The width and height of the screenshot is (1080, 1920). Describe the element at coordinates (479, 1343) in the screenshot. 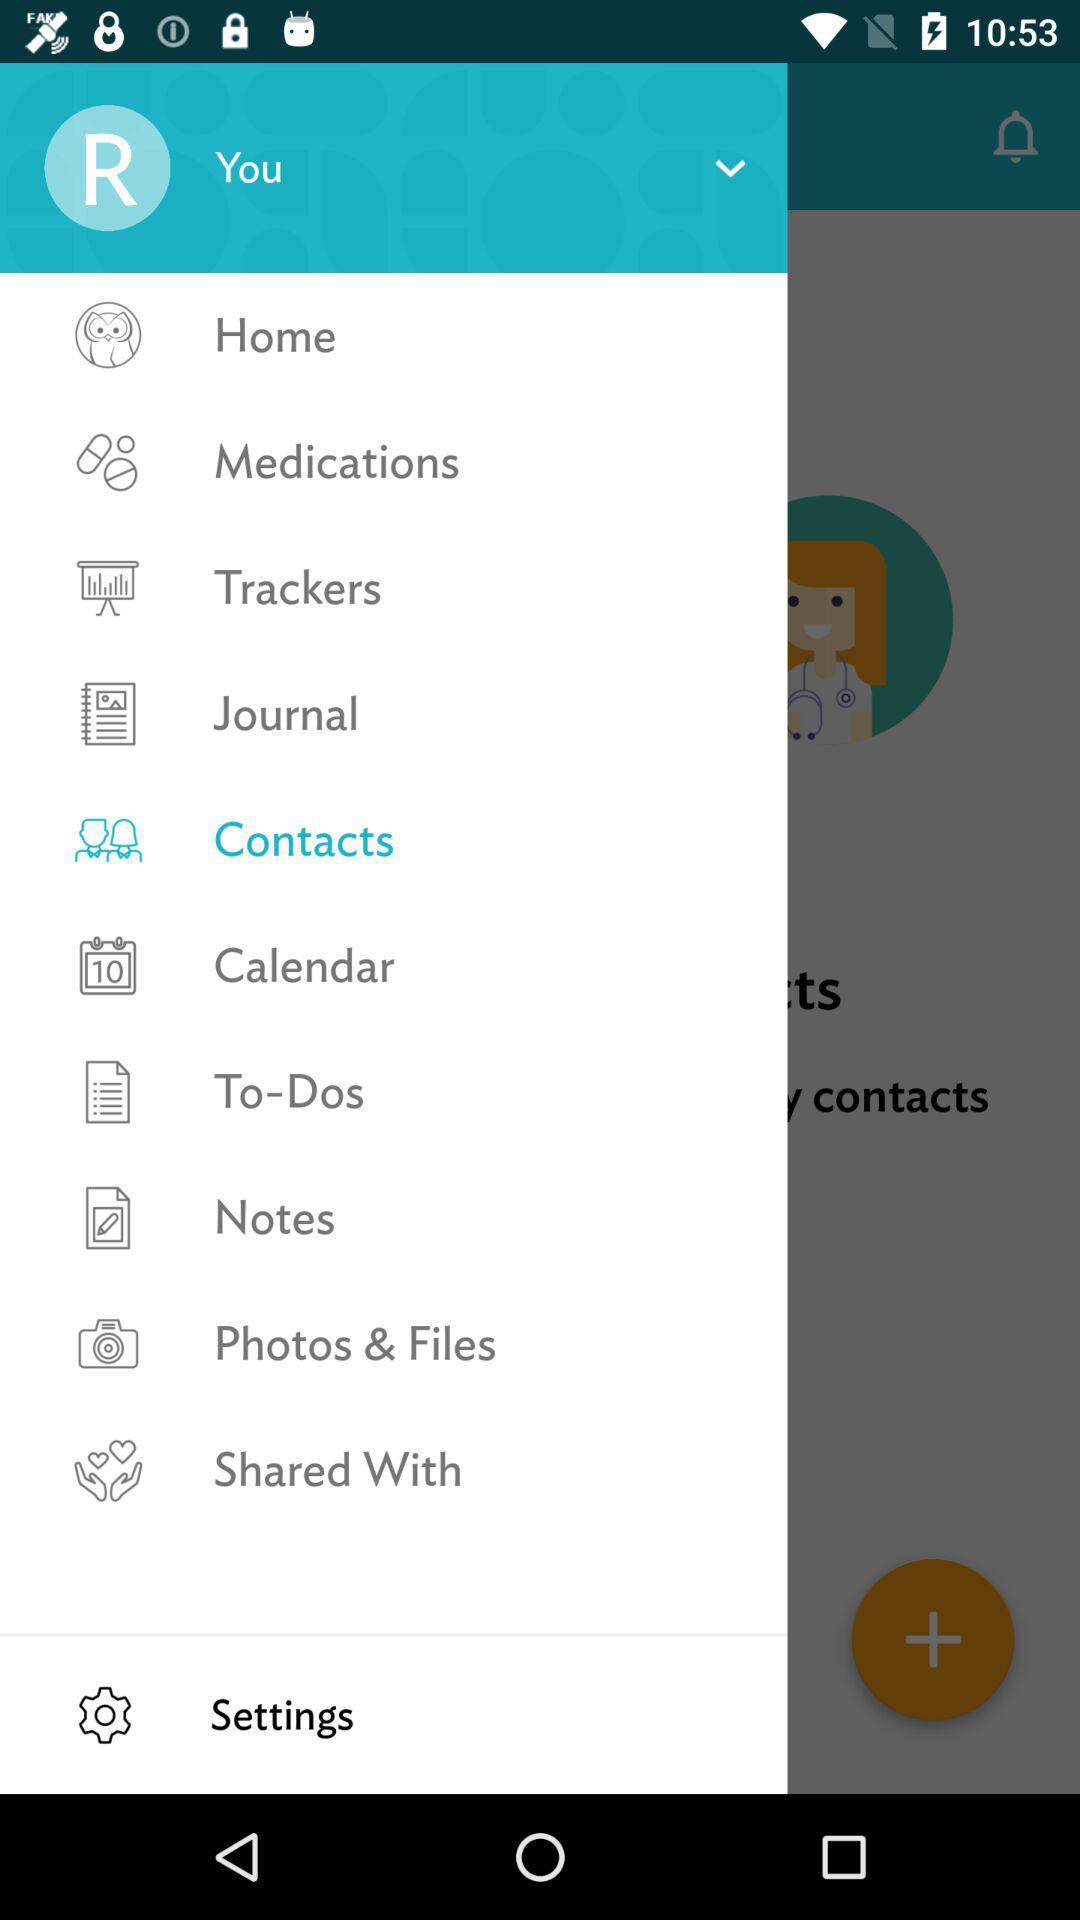

I see `photos & files` at that location.